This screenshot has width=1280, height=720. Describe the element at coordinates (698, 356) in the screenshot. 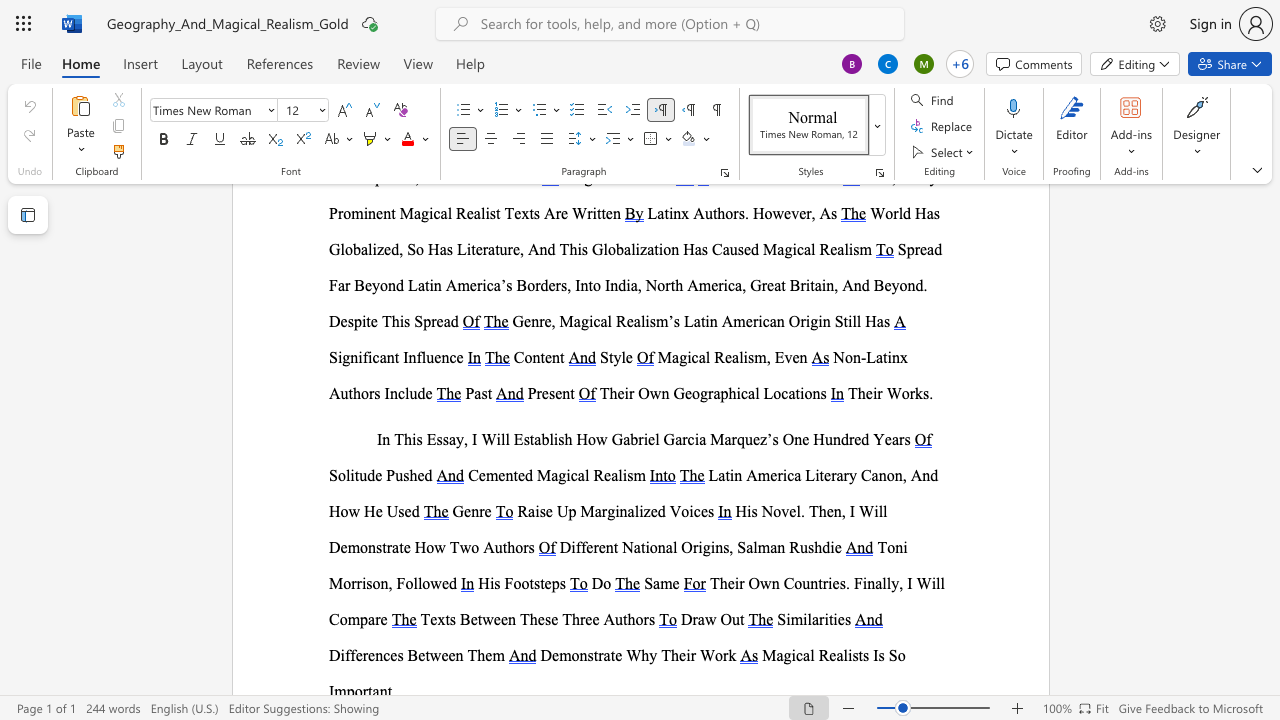

I see `the space between the continuous character "c" and "a" in the text` at that location.